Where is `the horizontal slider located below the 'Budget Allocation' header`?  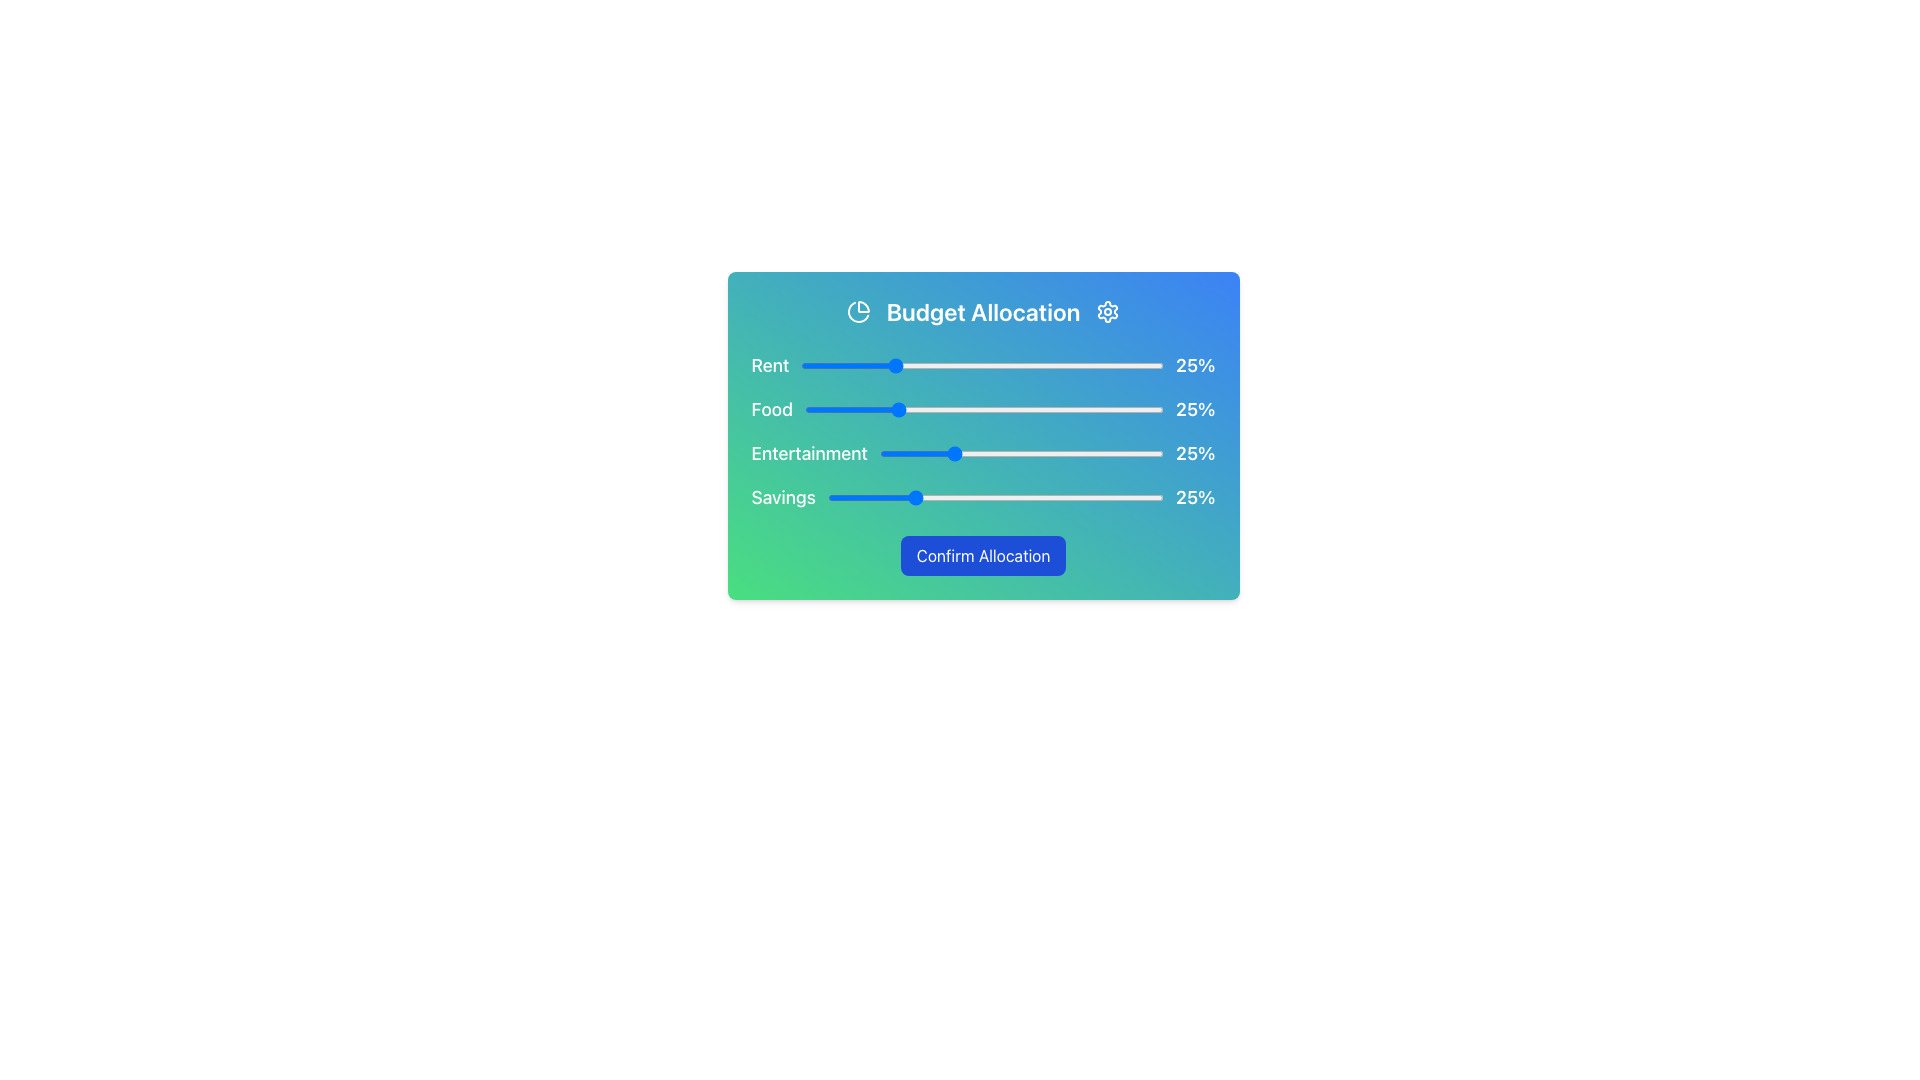
the horizontal slider located below the 'Budget Allocation' header is located at coordinates (983, 366).